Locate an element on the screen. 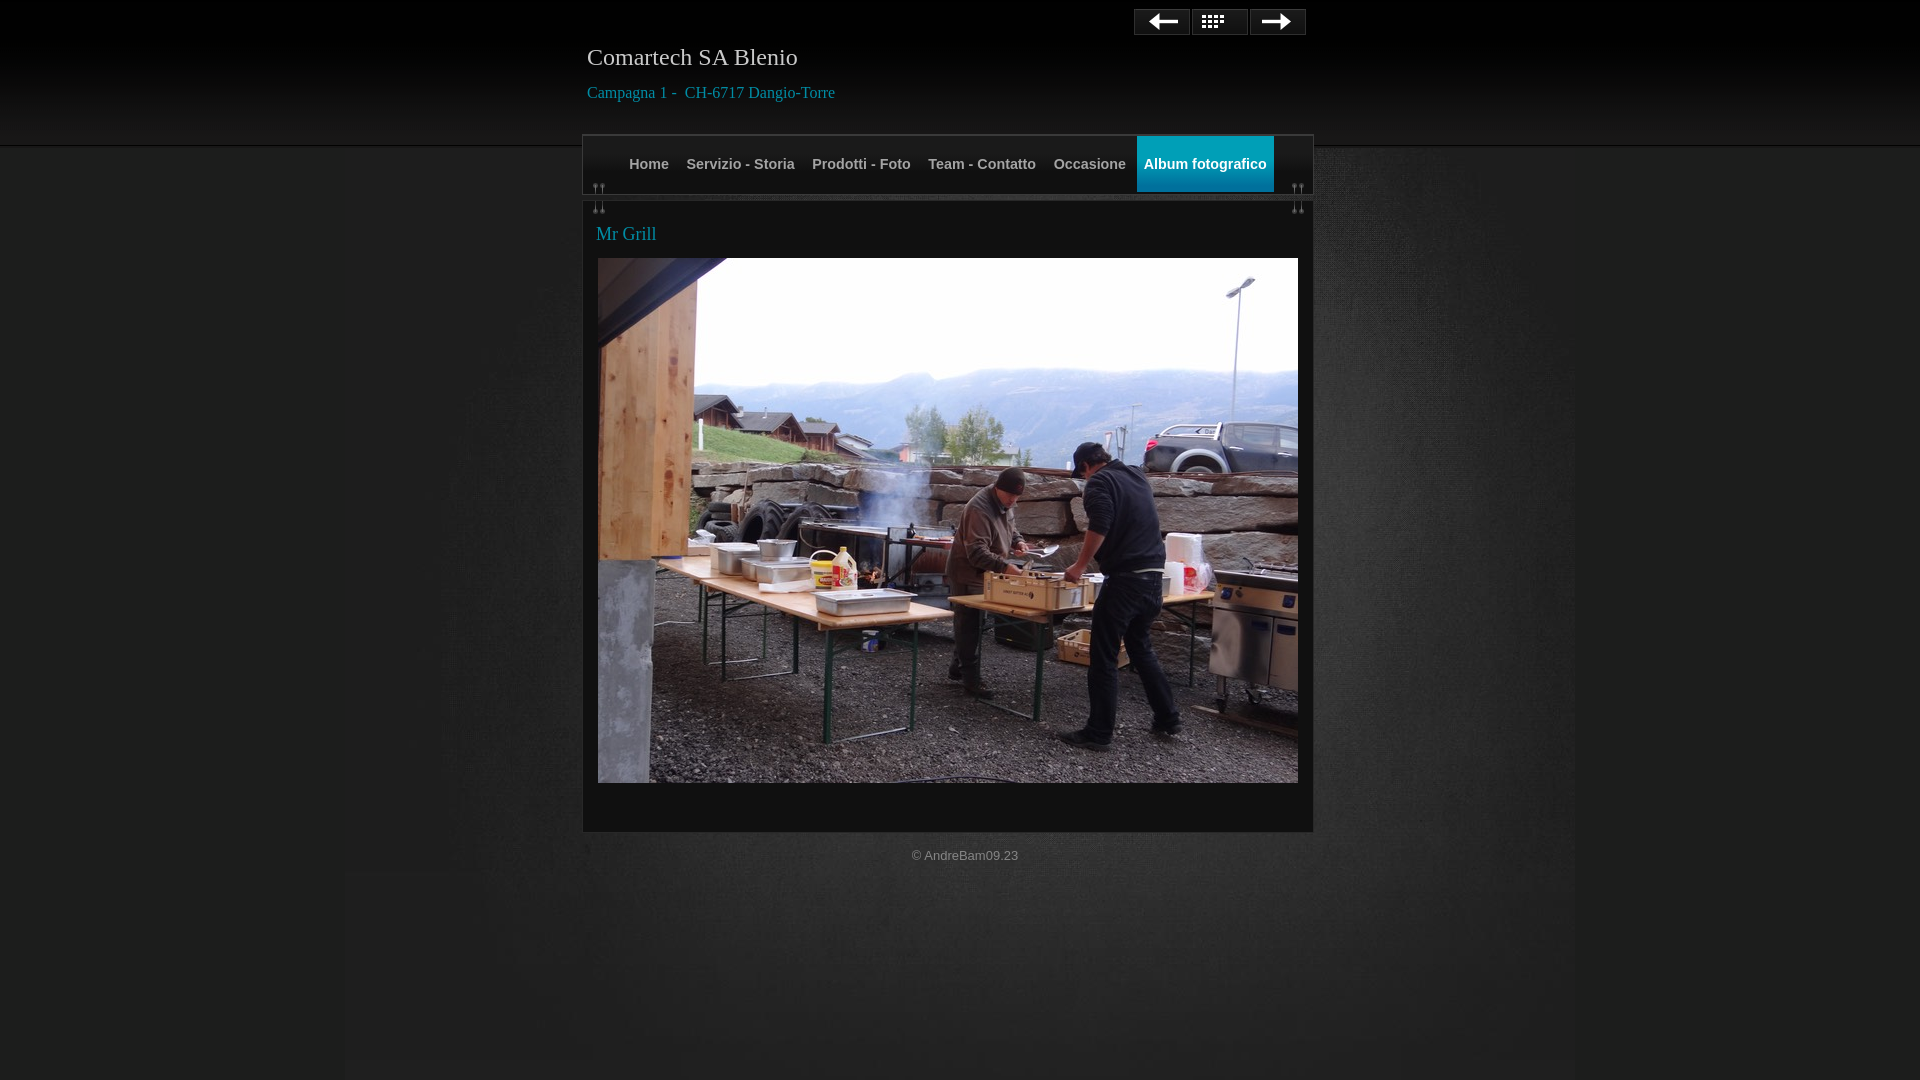  'Elenco' is located at coordinates (1191, 22).